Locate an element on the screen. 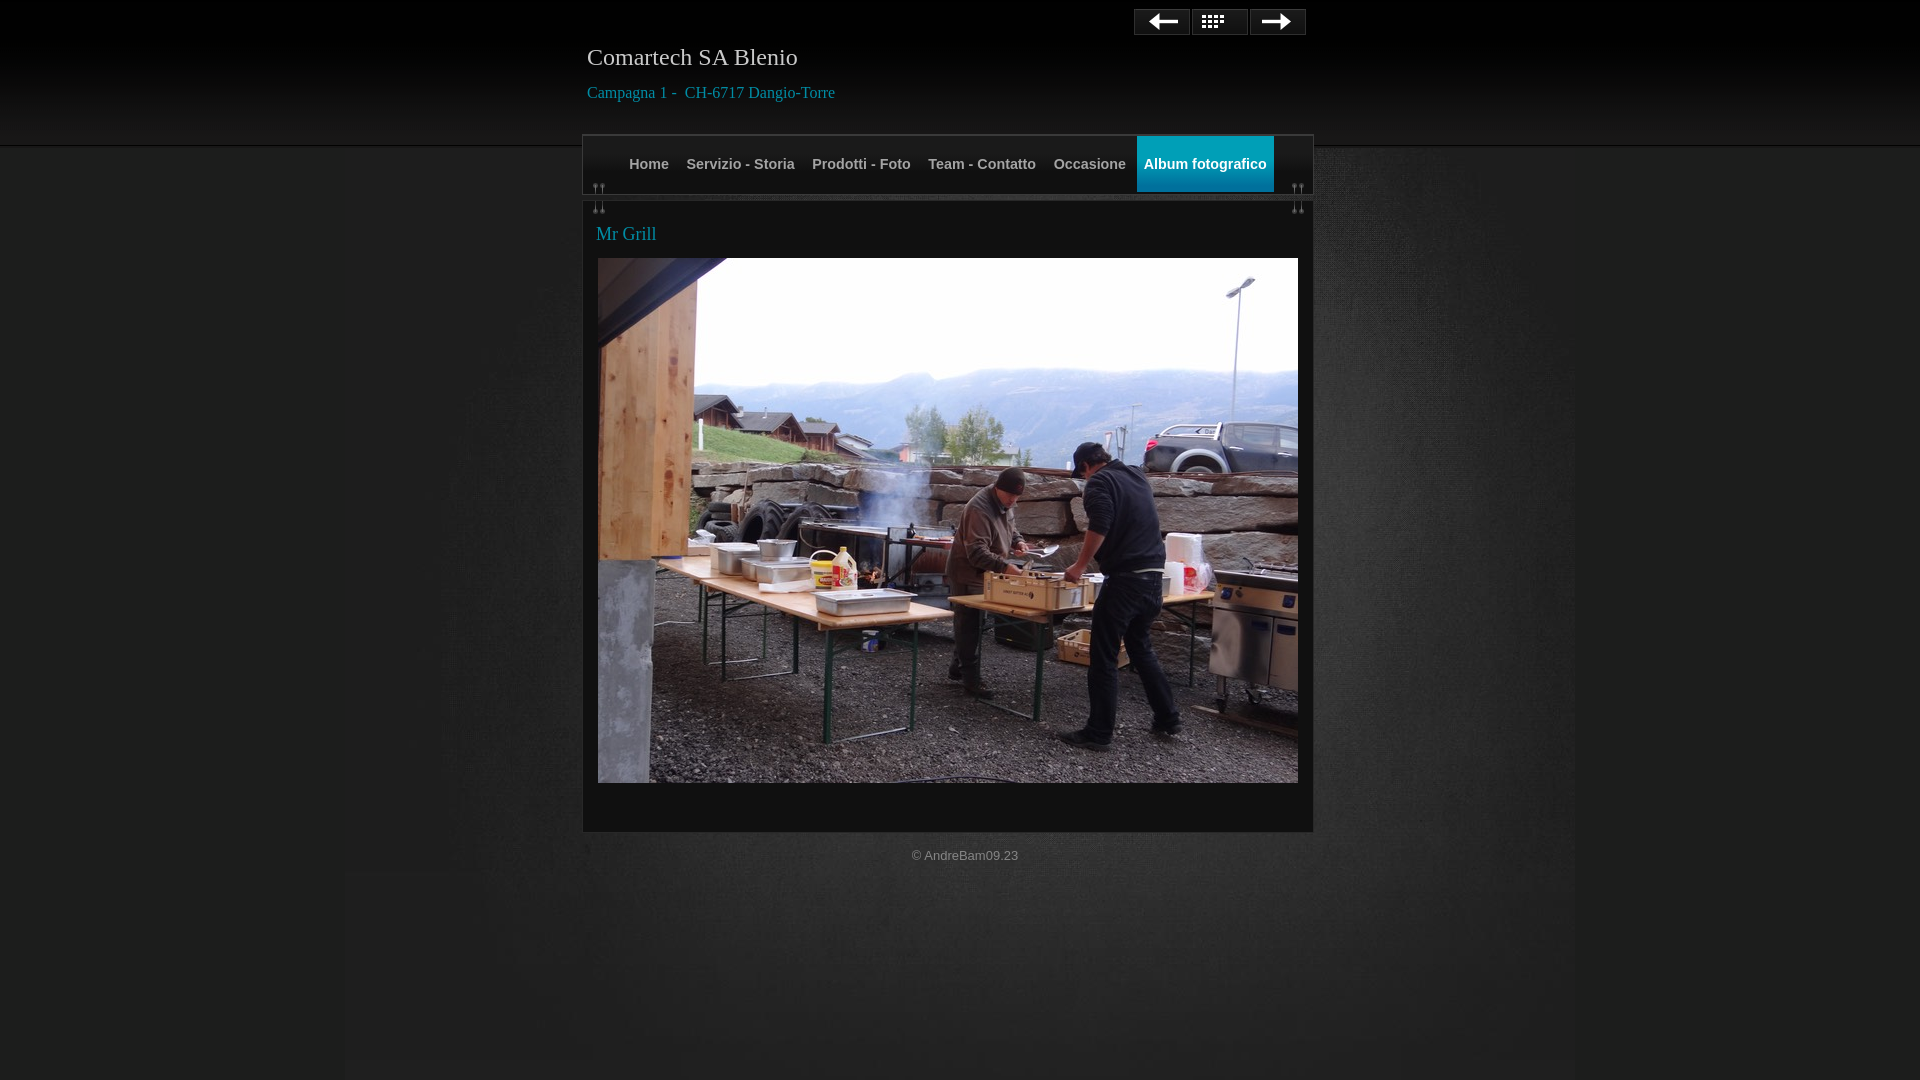  'Elenco' is located at coordinates (1191, 22).